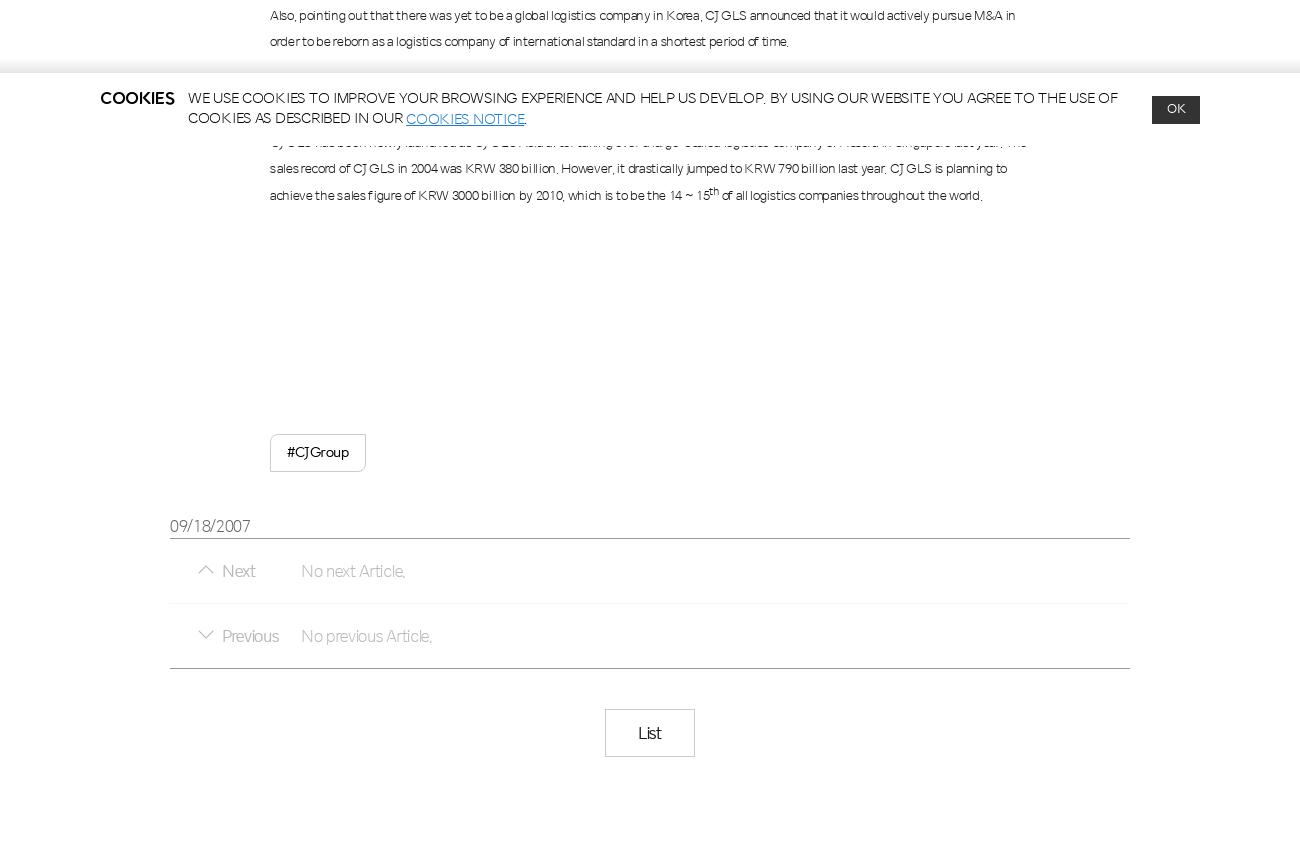  What do you see at coordinates (642, 27) in the screenshot?
I see `', CJ GLS announced that it would actively pursue M&A in order to be reborn as a logistics company of international standard in a shortest period of time.'` at bounding box center [642, 27].